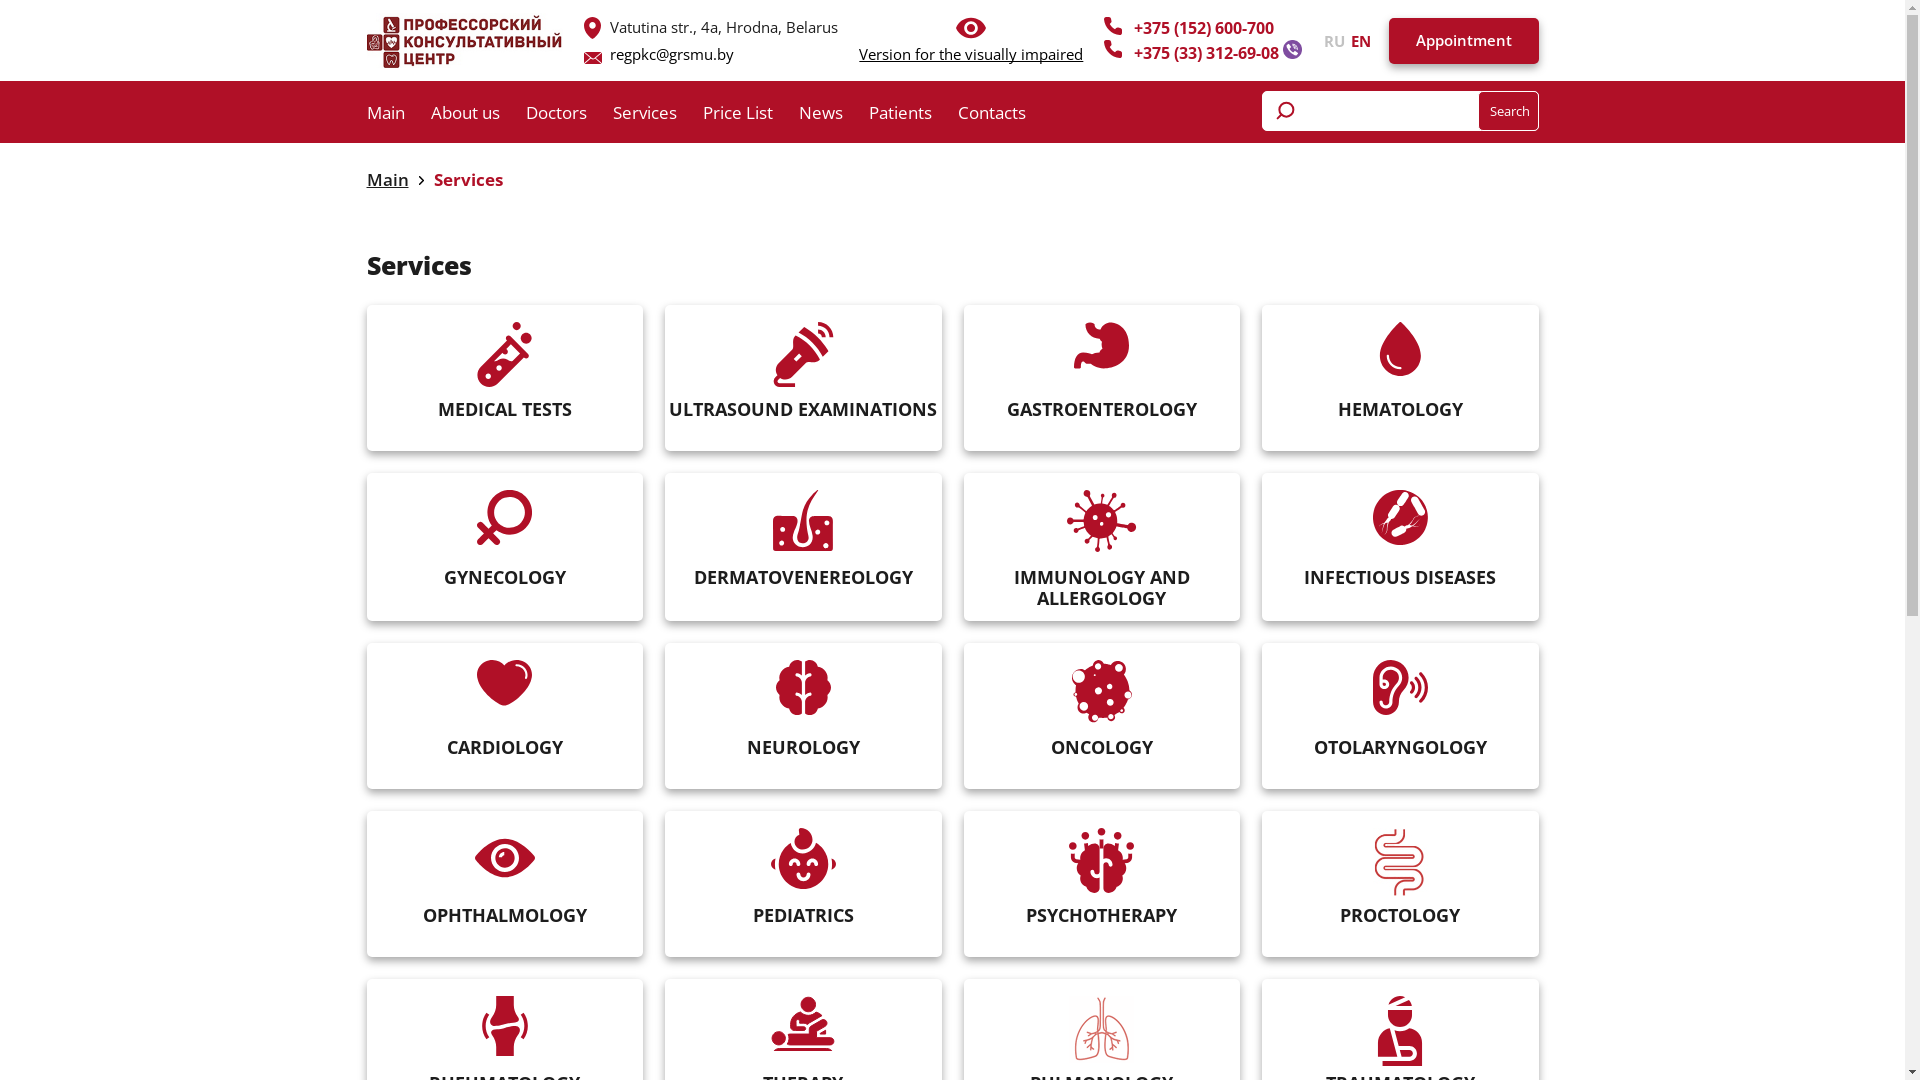  What do you see at coordinates (1399, 516) in the screenshot?
I see `'Infectious diseases'` at bounding box center [1399, 516].